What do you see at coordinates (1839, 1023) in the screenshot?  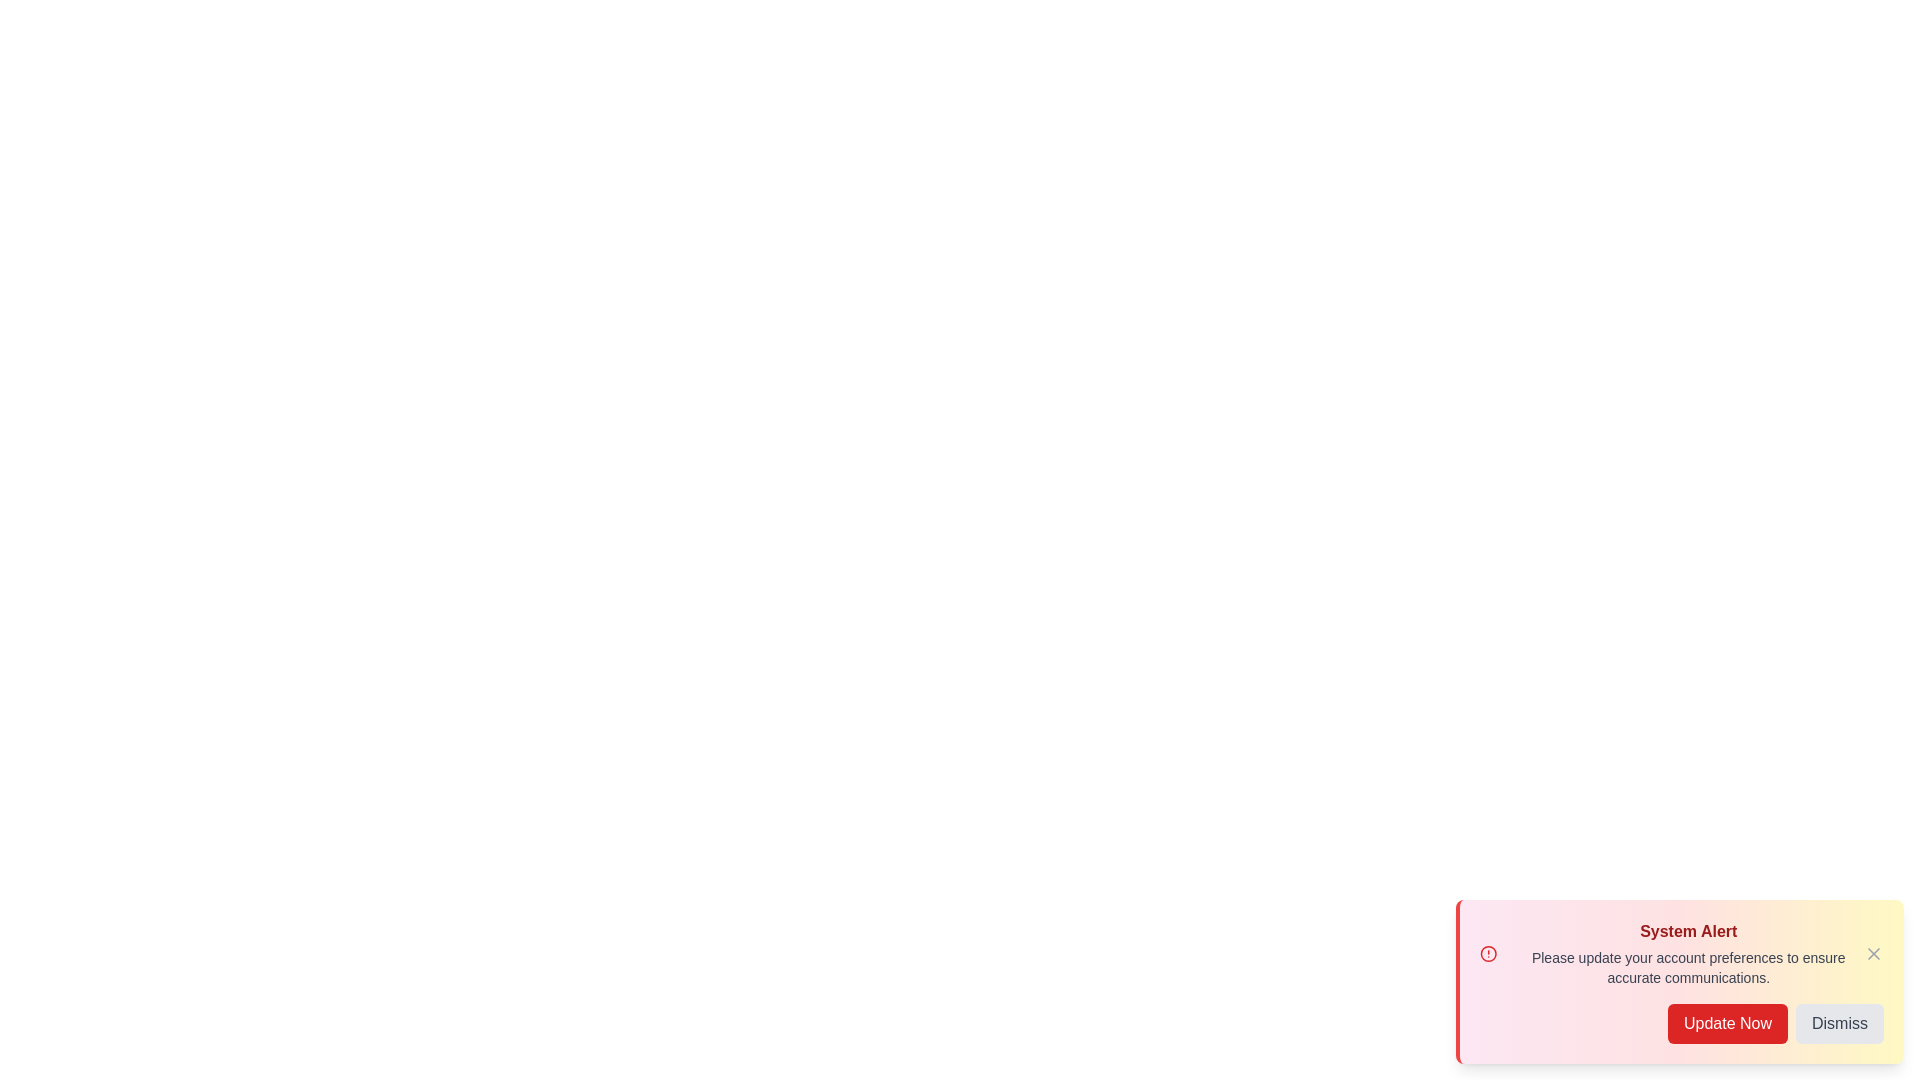 I see `the 'Dismiss' button to hide the alert` at bounding box center [1839, 1023].